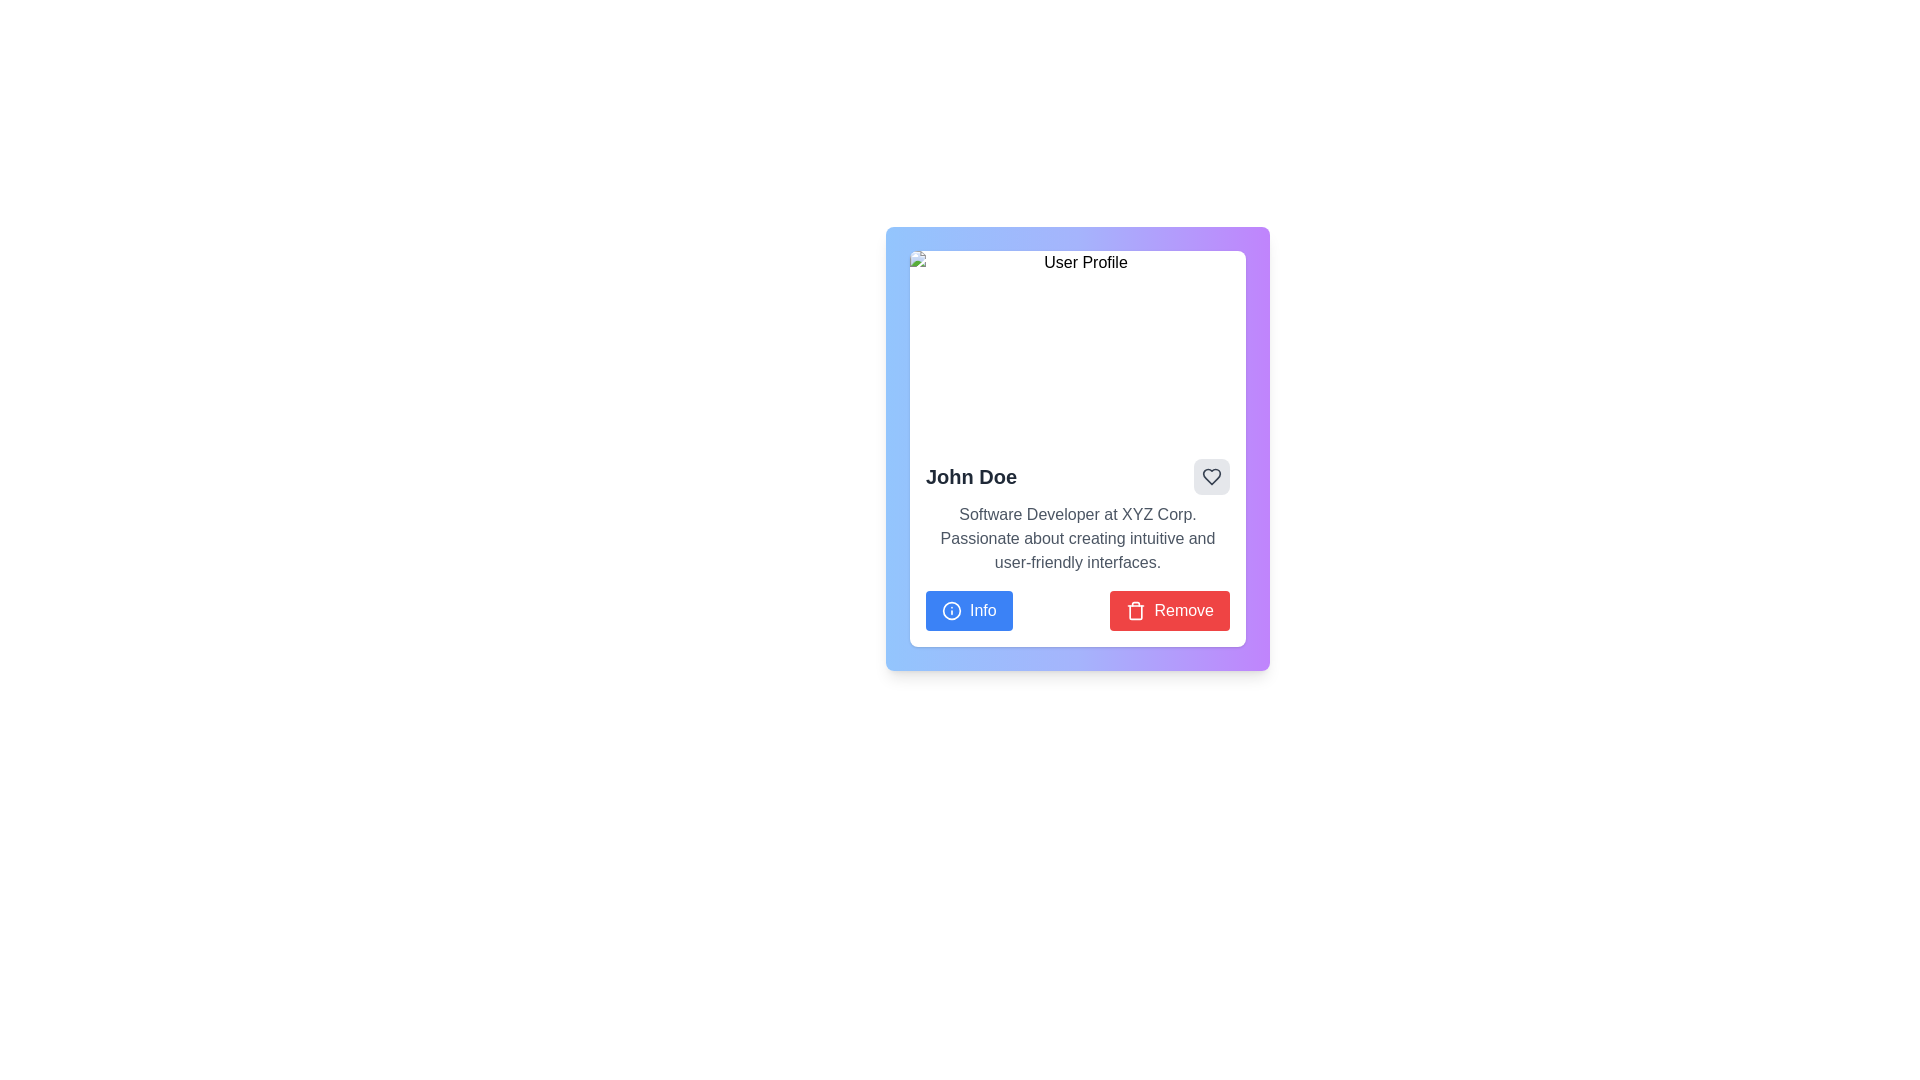  I want to click on the image placeholder for the user's profile appearance located at the top area of the profile card, so click(1077, 346).